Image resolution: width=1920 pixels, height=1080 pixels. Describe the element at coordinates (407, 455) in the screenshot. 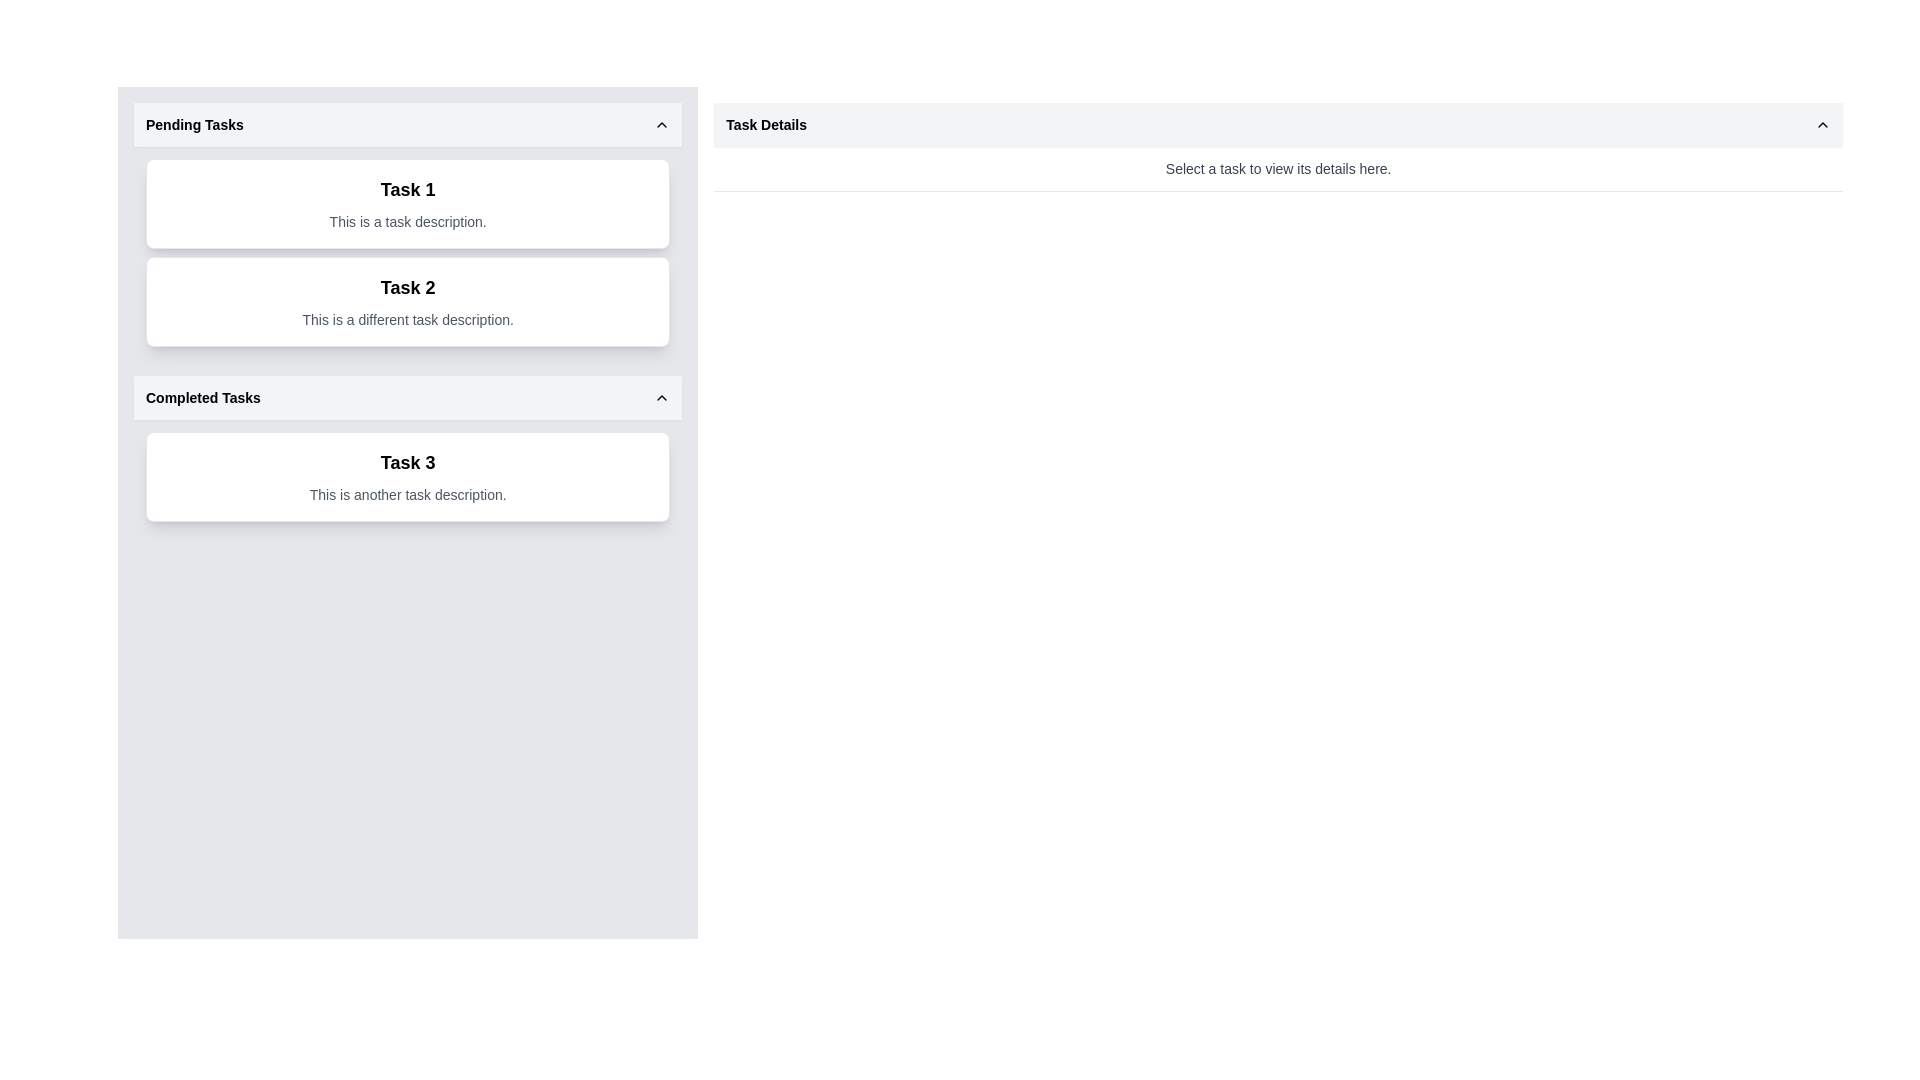

I see `the card component labeled 'Task 3' in the 'Completed Tasks' section` at that location.